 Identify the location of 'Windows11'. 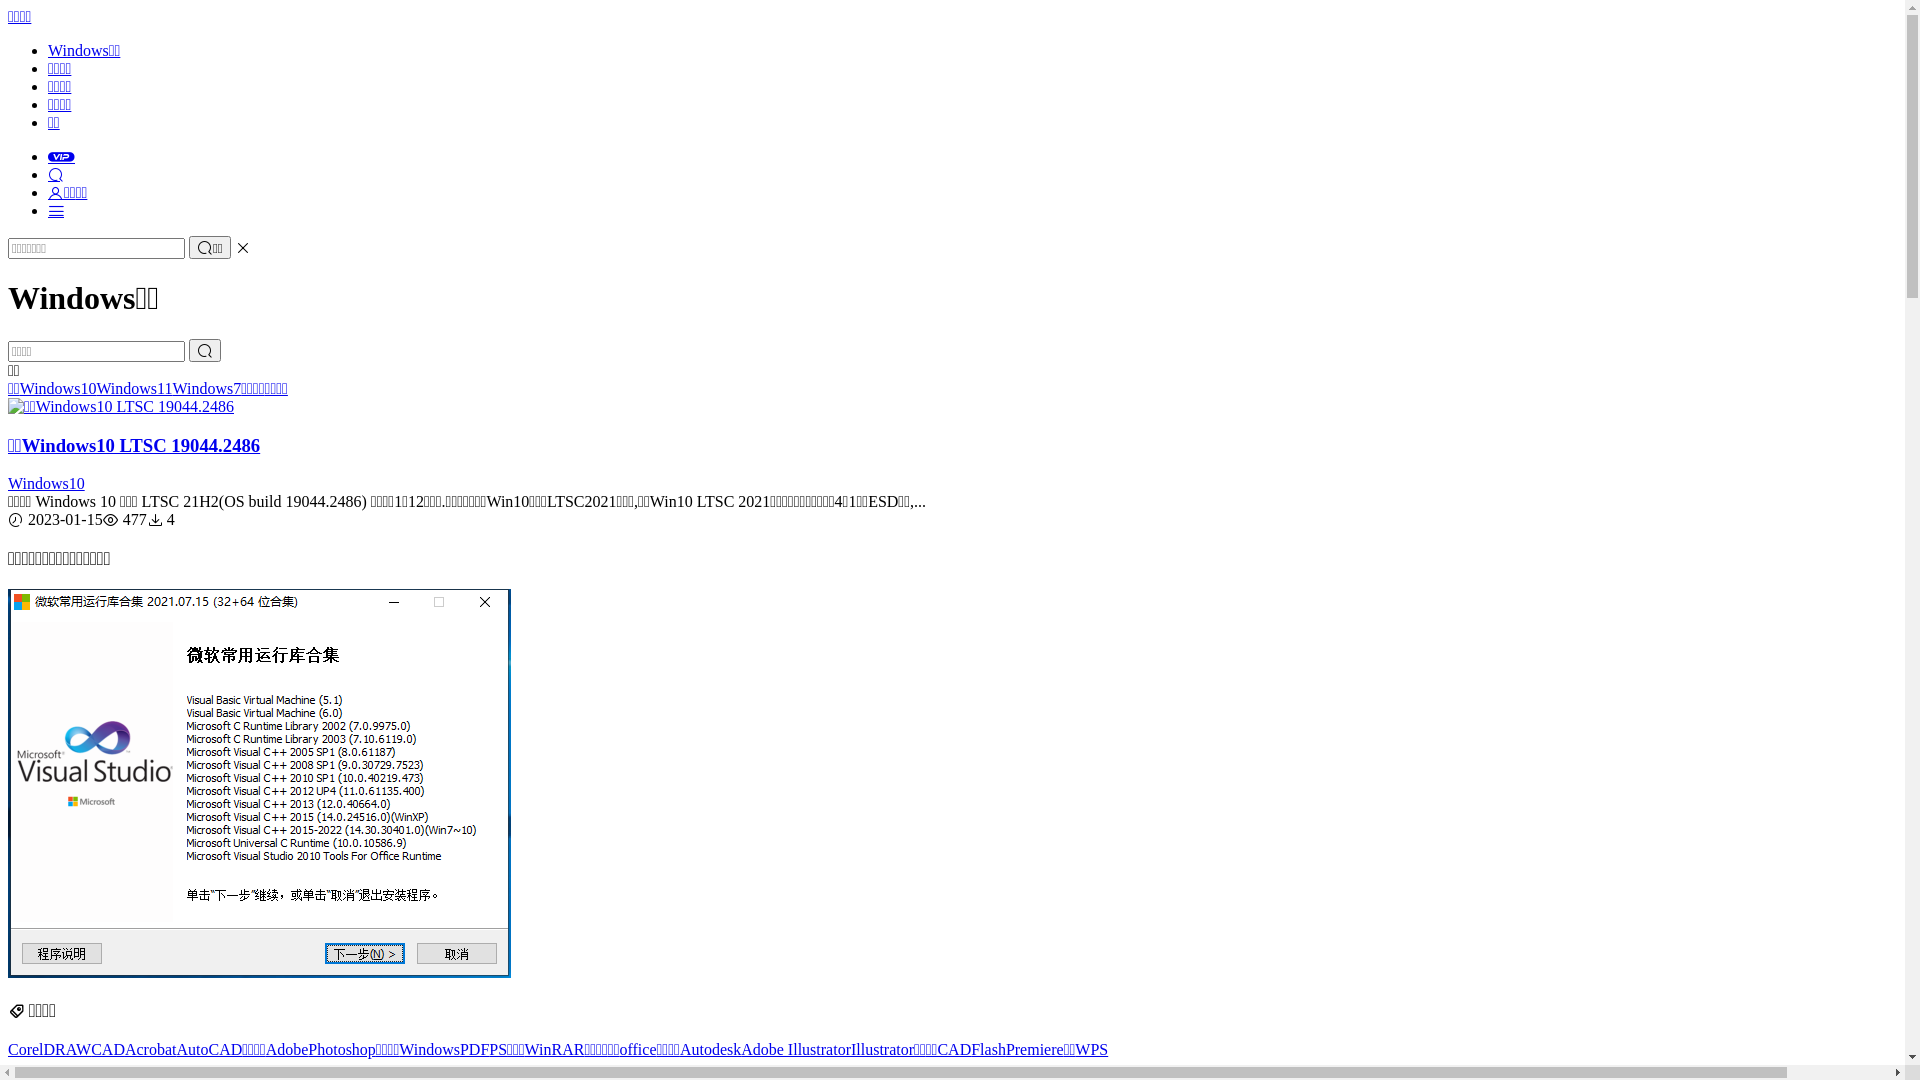
(95, 388).